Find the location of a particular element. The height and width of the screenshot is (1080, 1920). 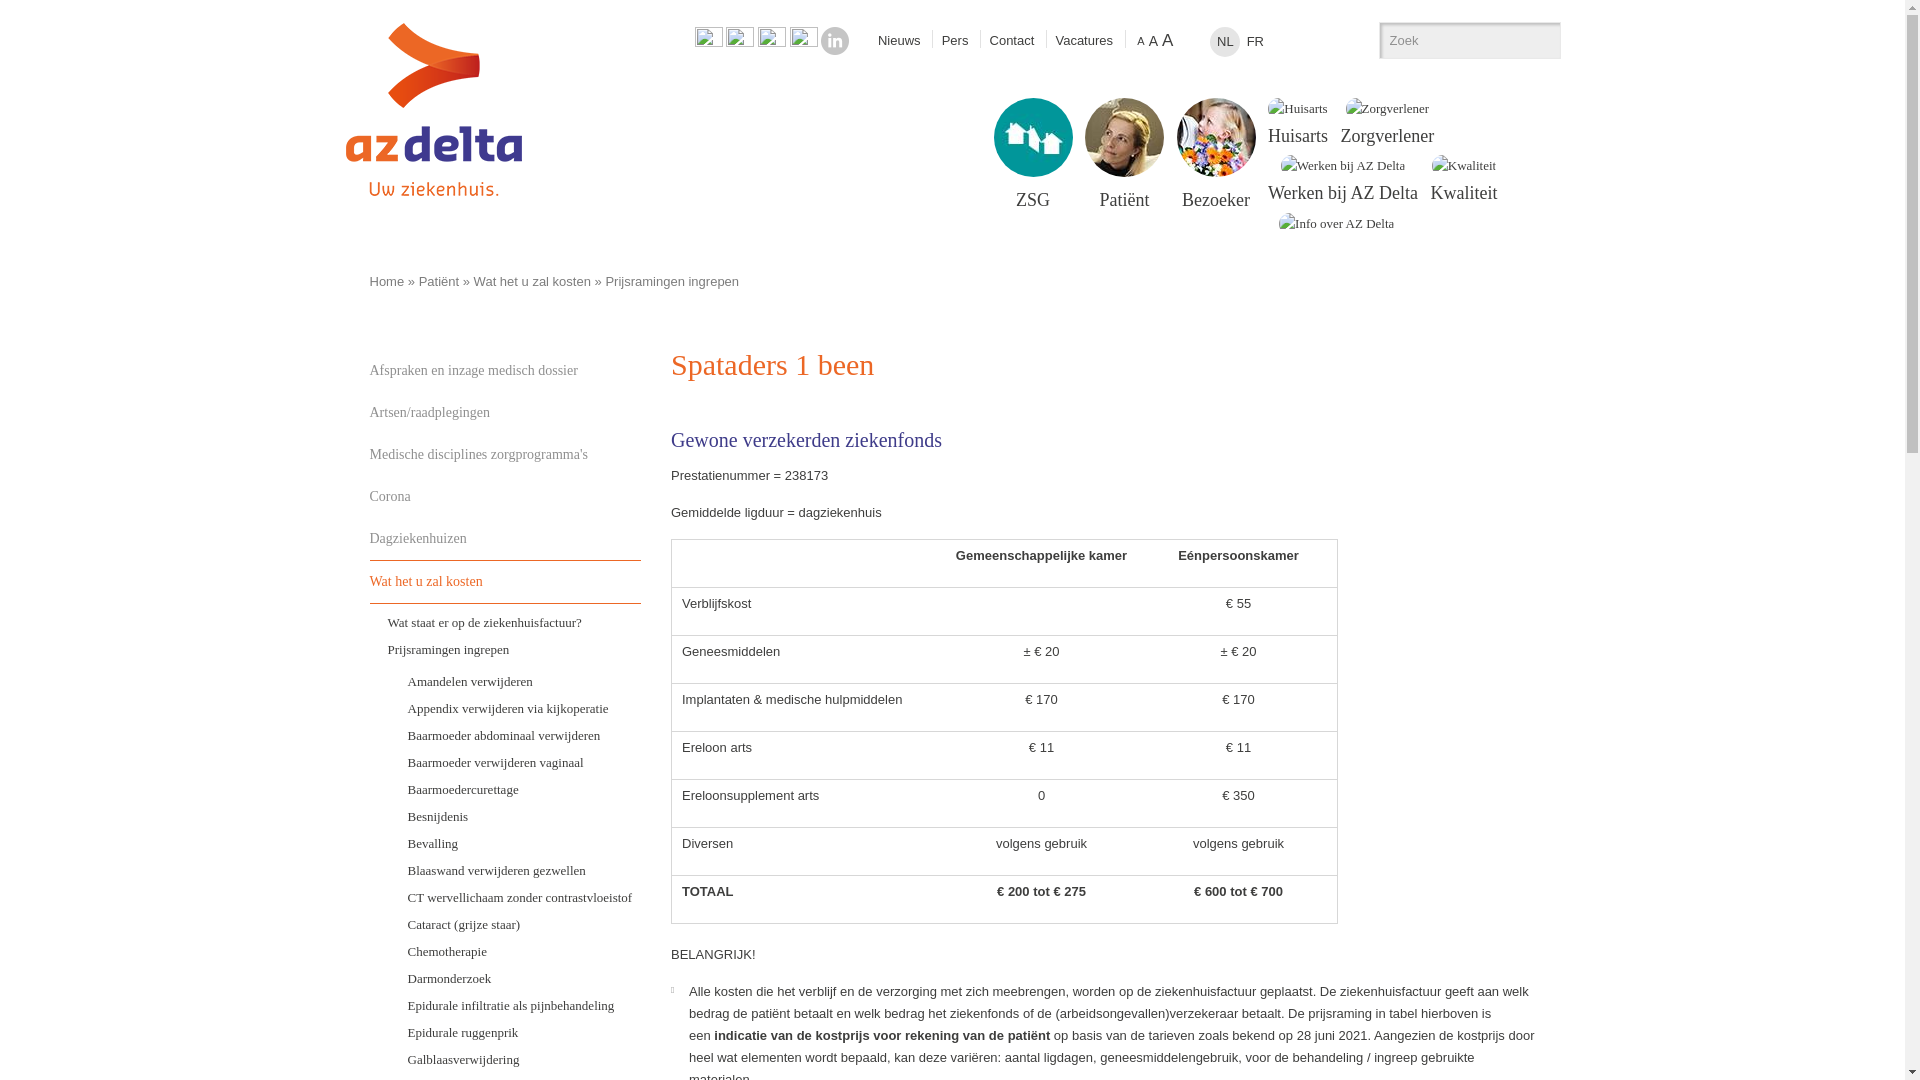

'Baarmoedercurettage' is located at coordinates (389, 788).